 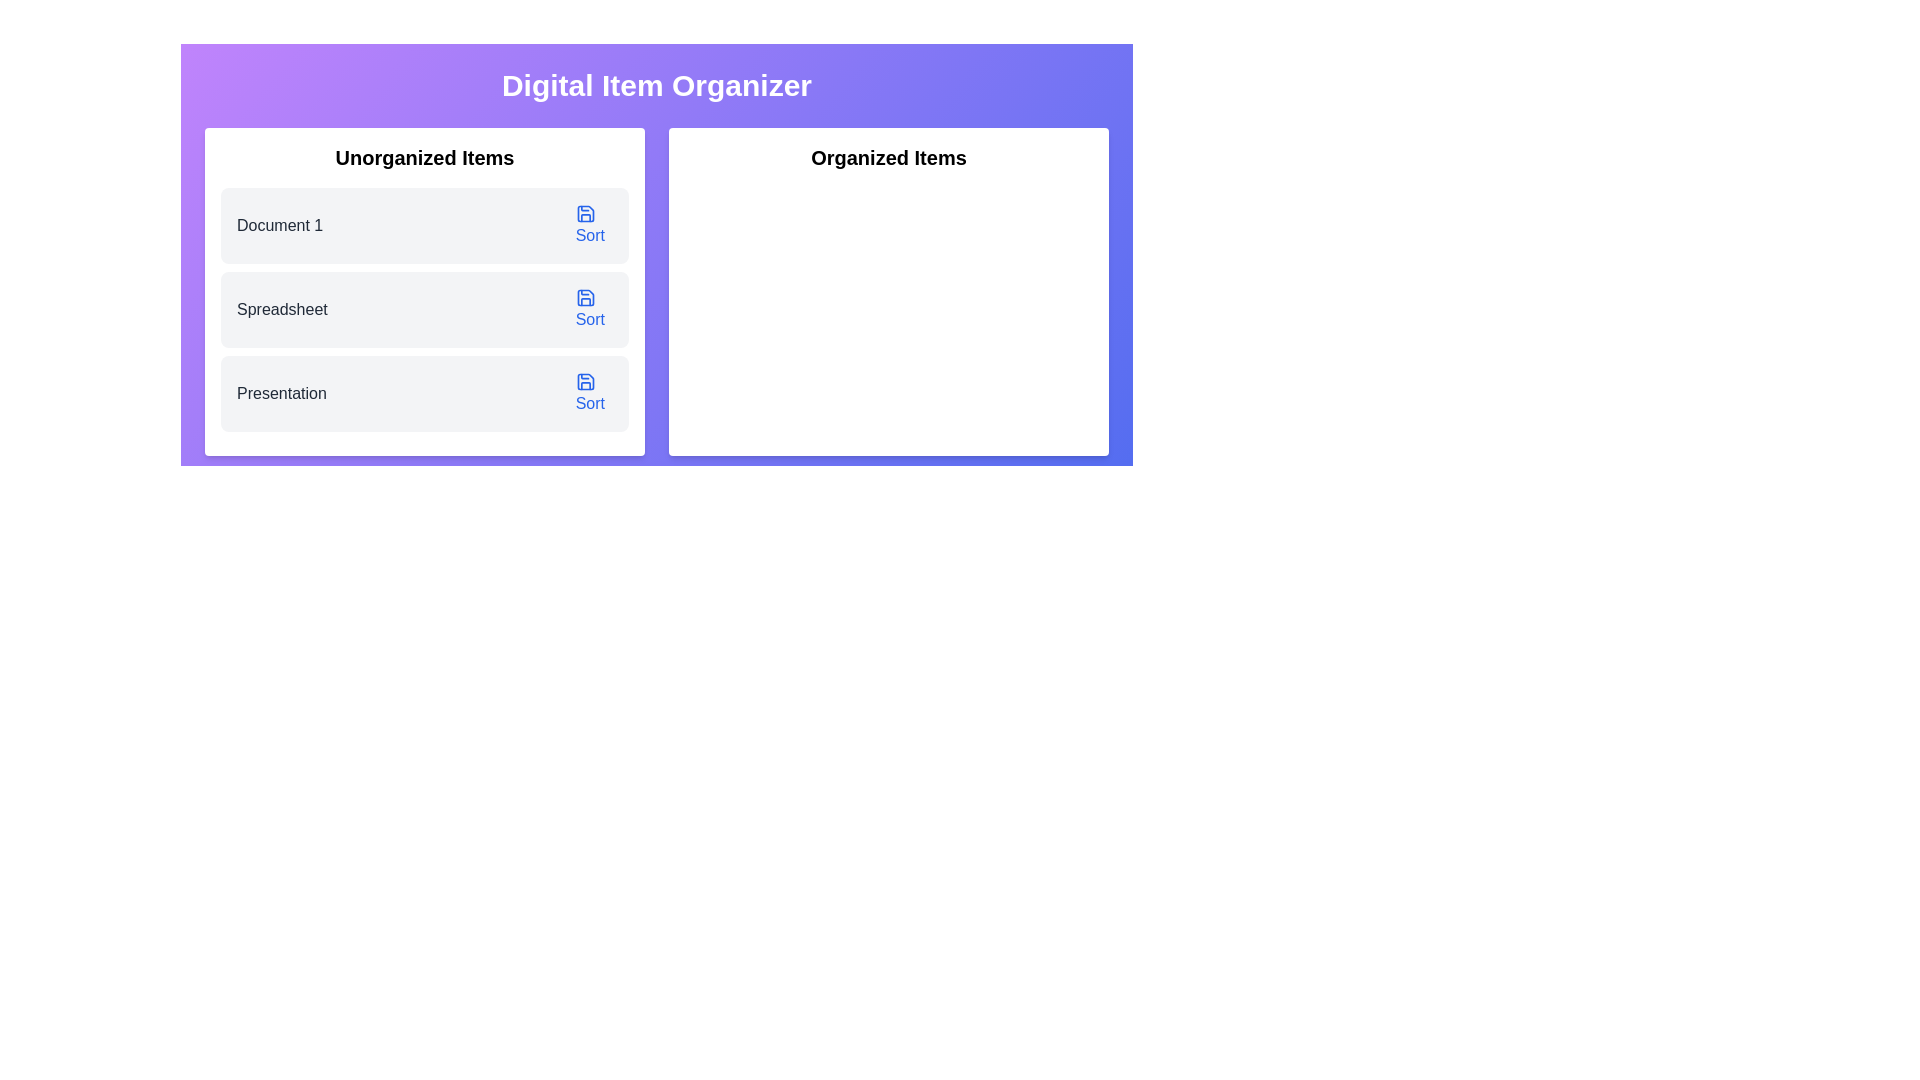 I want to click on the blue save icon resembling a floppy disk, which is part of the 'Sort' button located in the 'Unorganized Items' section, aligned to the right of 'Presentation', so click(x=584, y=297).